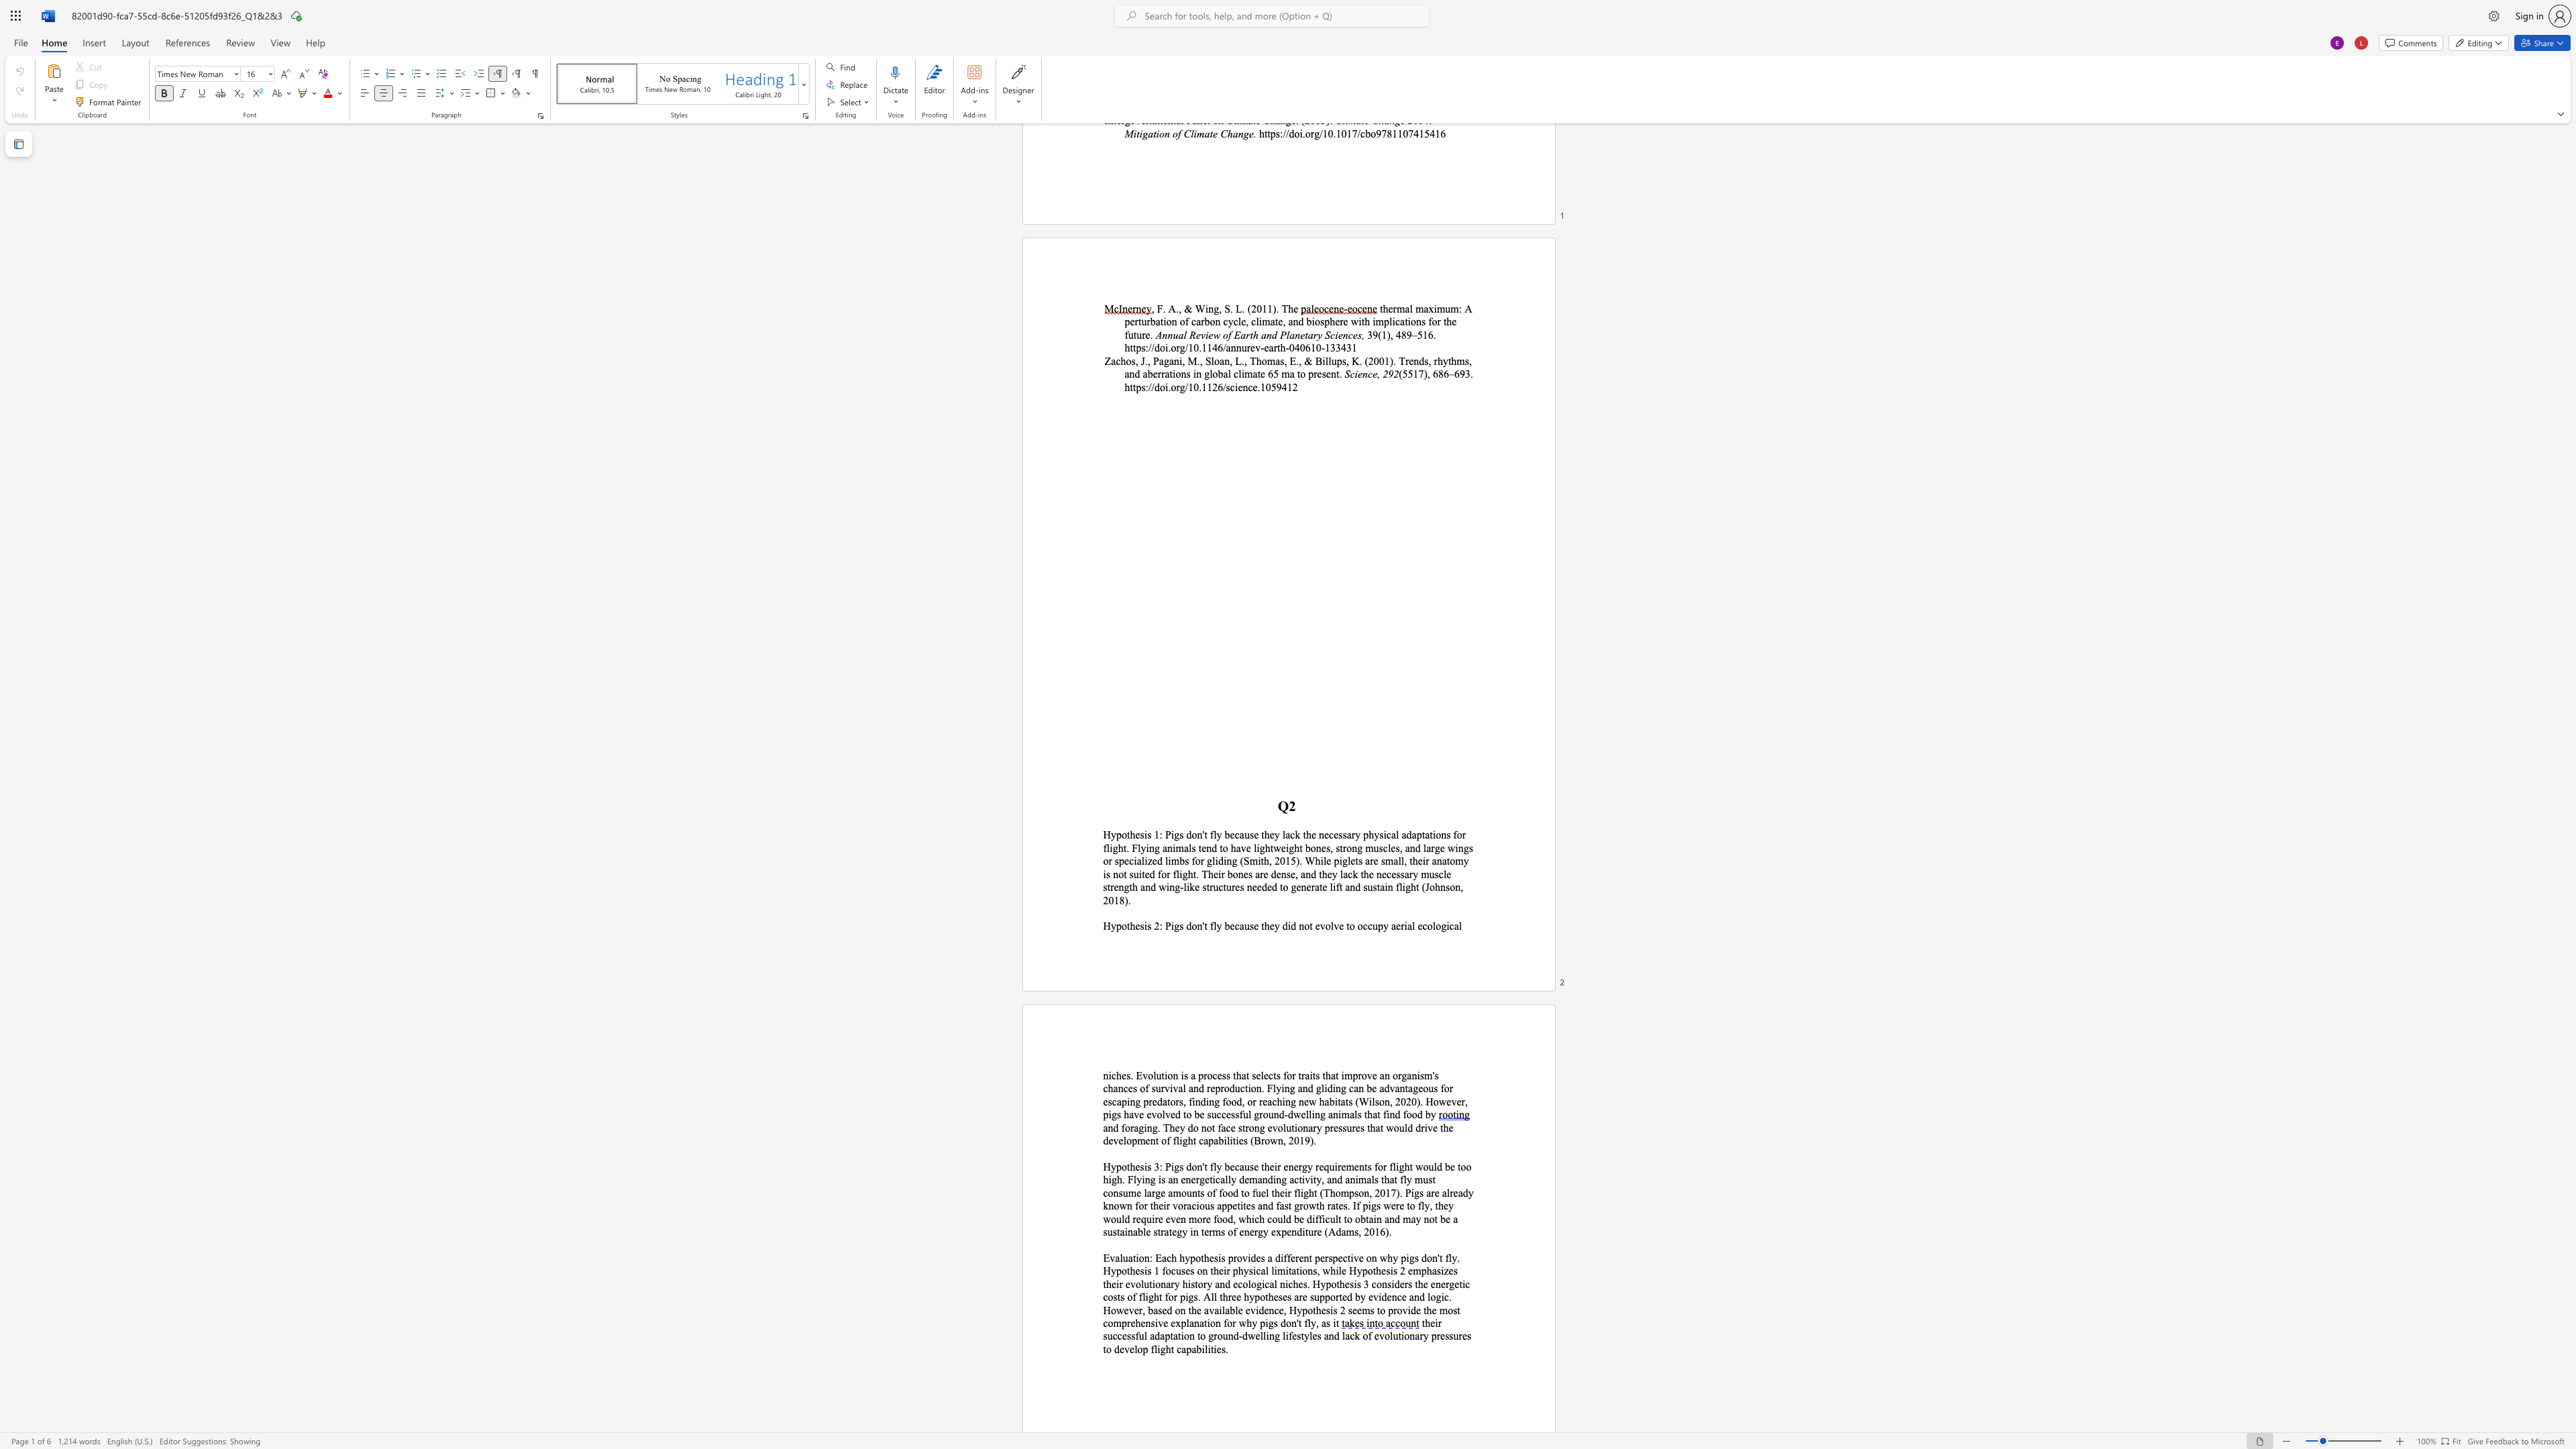 The height and width of the screenshot is (1449, 2576). Describe the element at coordinates (1254, 1269) in the screenshot. I see `the subset text "cal limitations, whil" within the text "fly. Hypothesis 1 focuses on their physical limitations, while Hypo"` at that location.